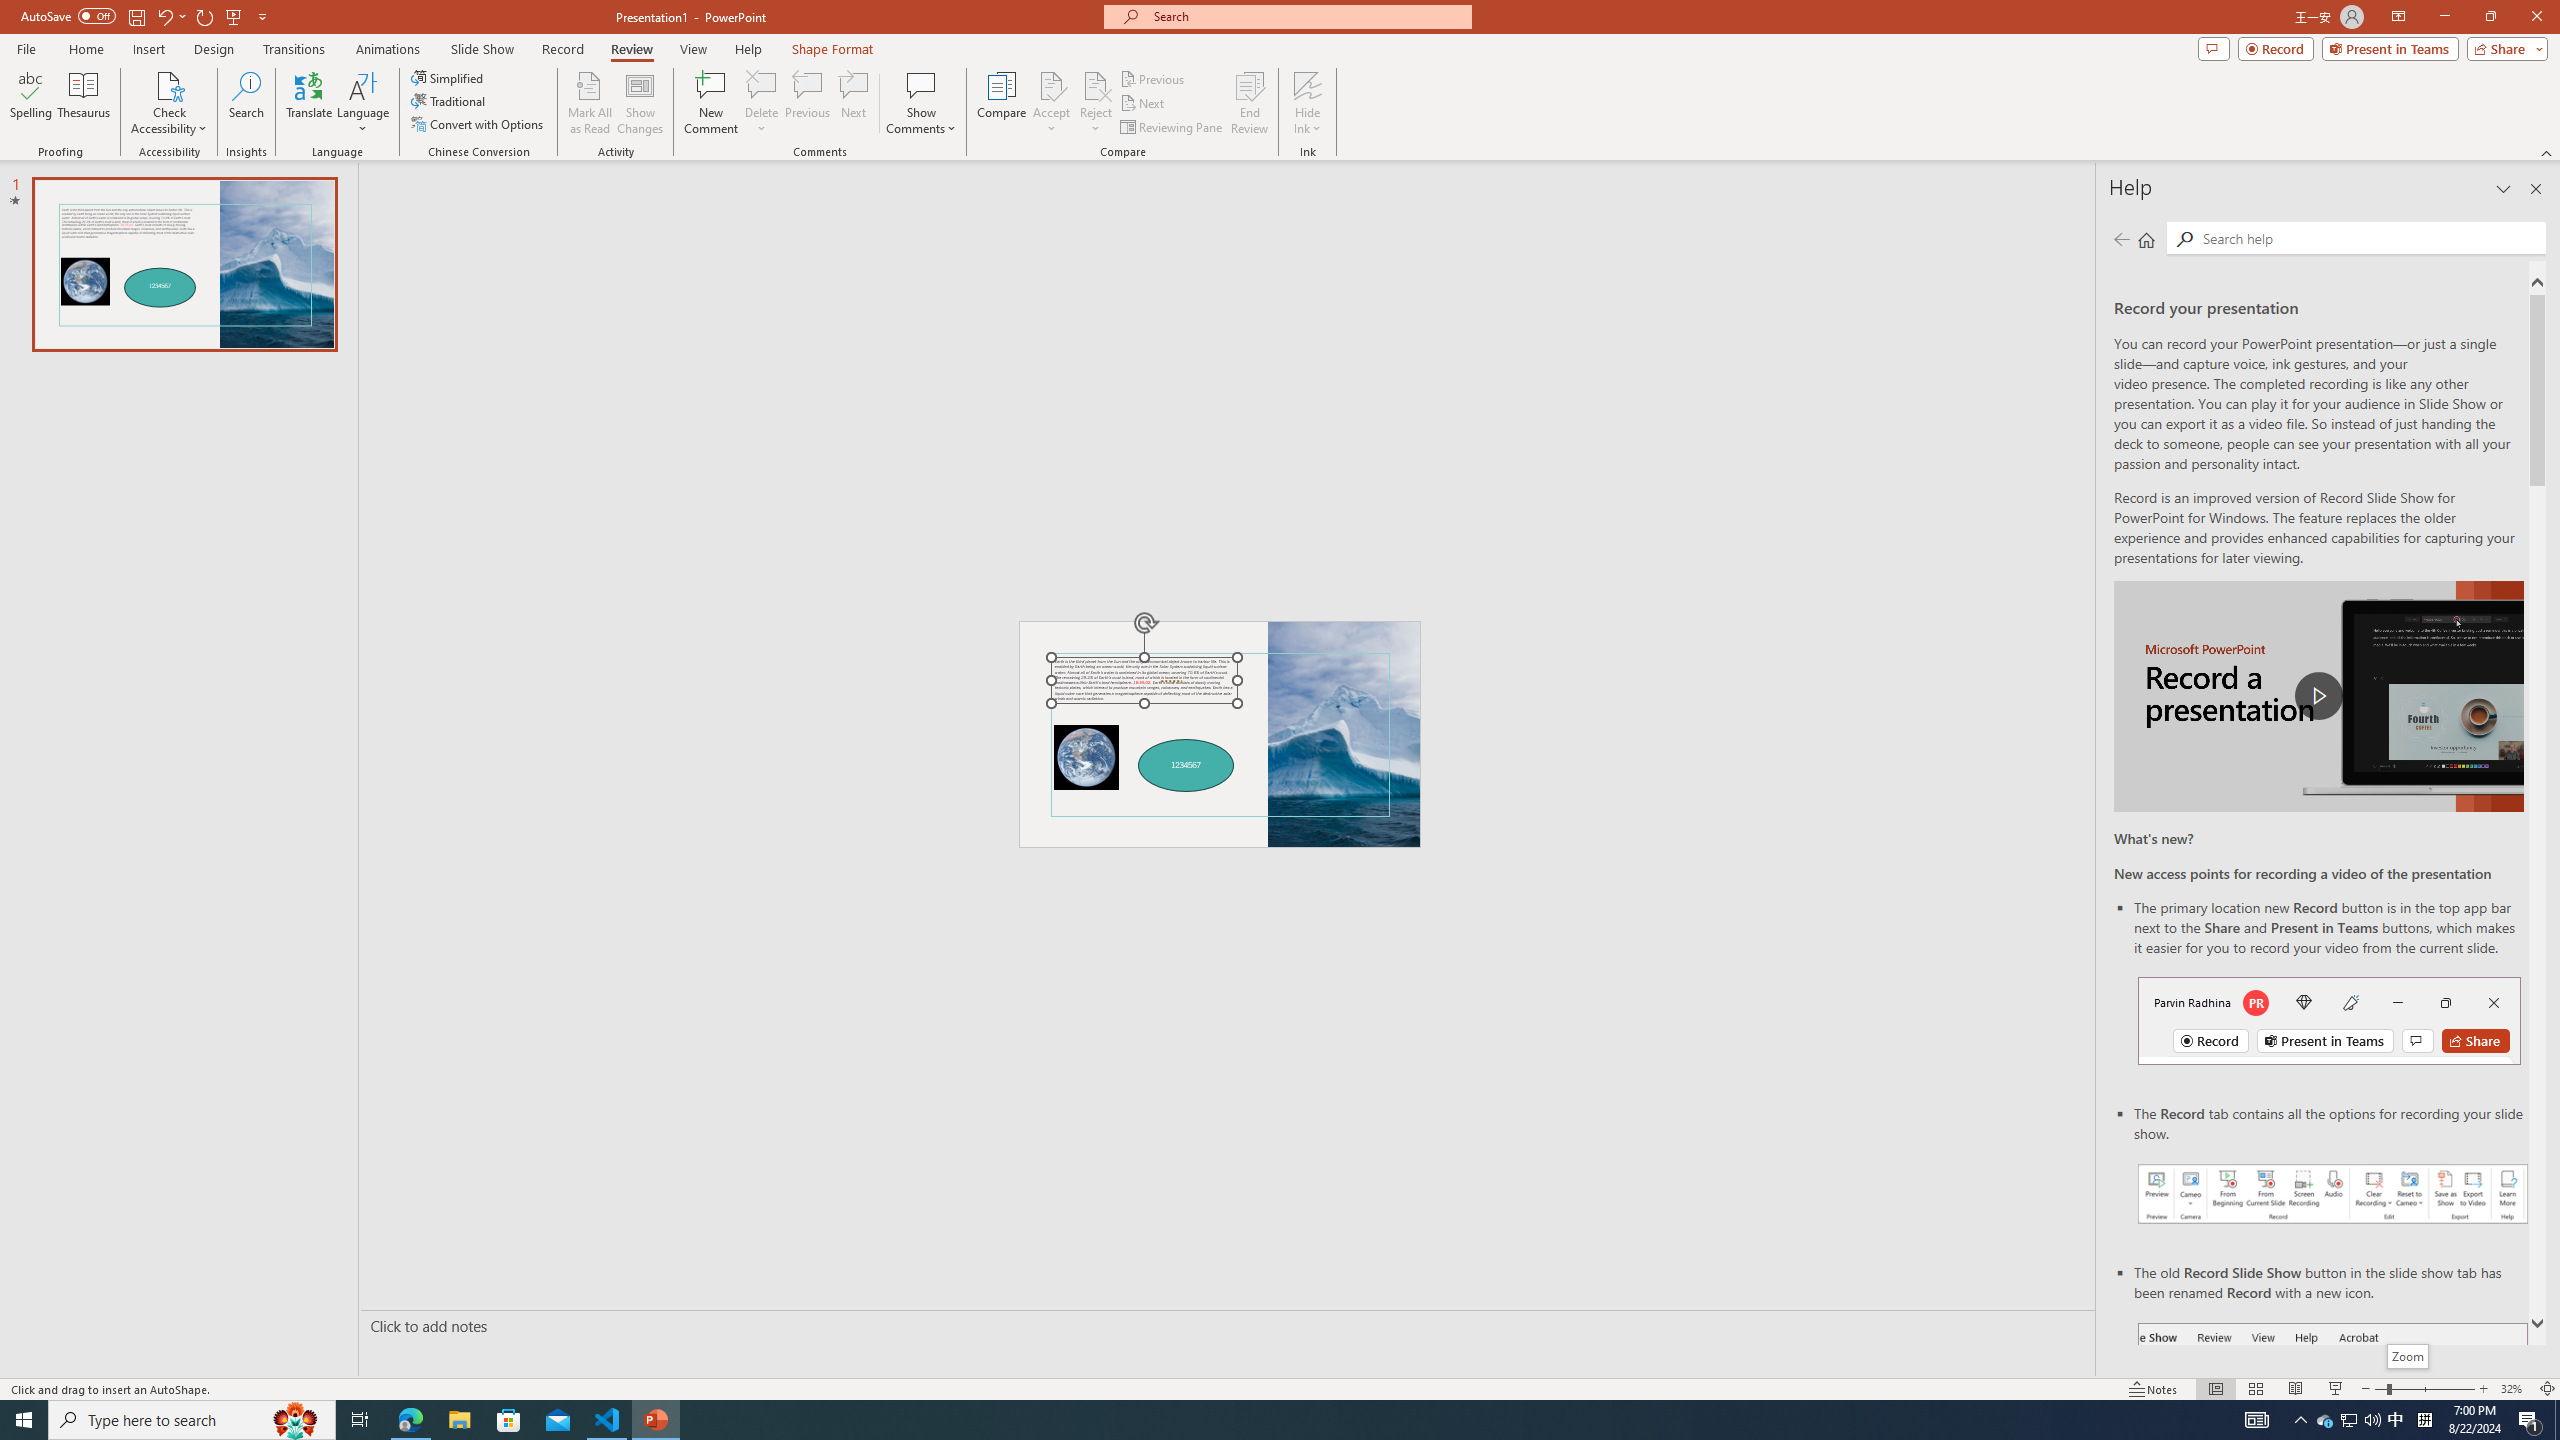  I want to click on 'play Record a Presentation', so click(2318, 696).